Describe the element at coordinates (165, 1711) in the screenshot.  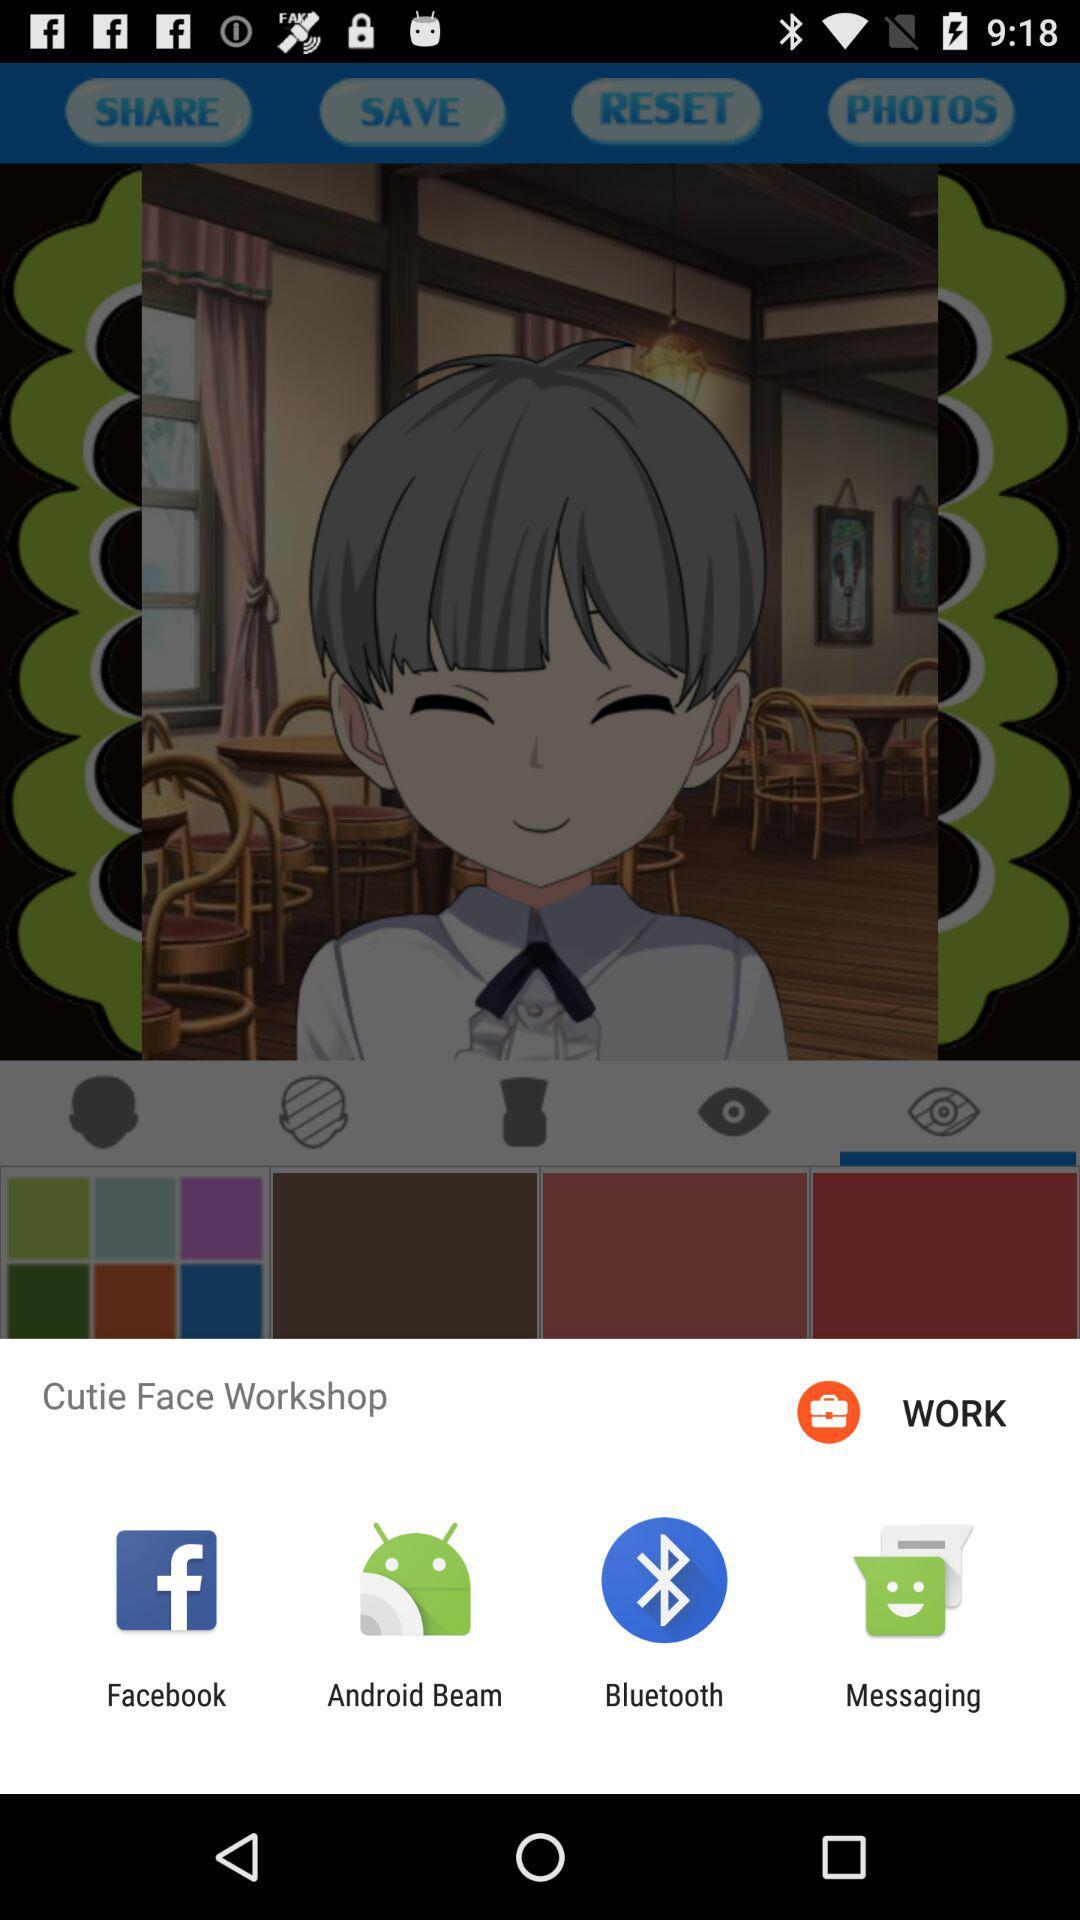
I see `facebook` at that location.